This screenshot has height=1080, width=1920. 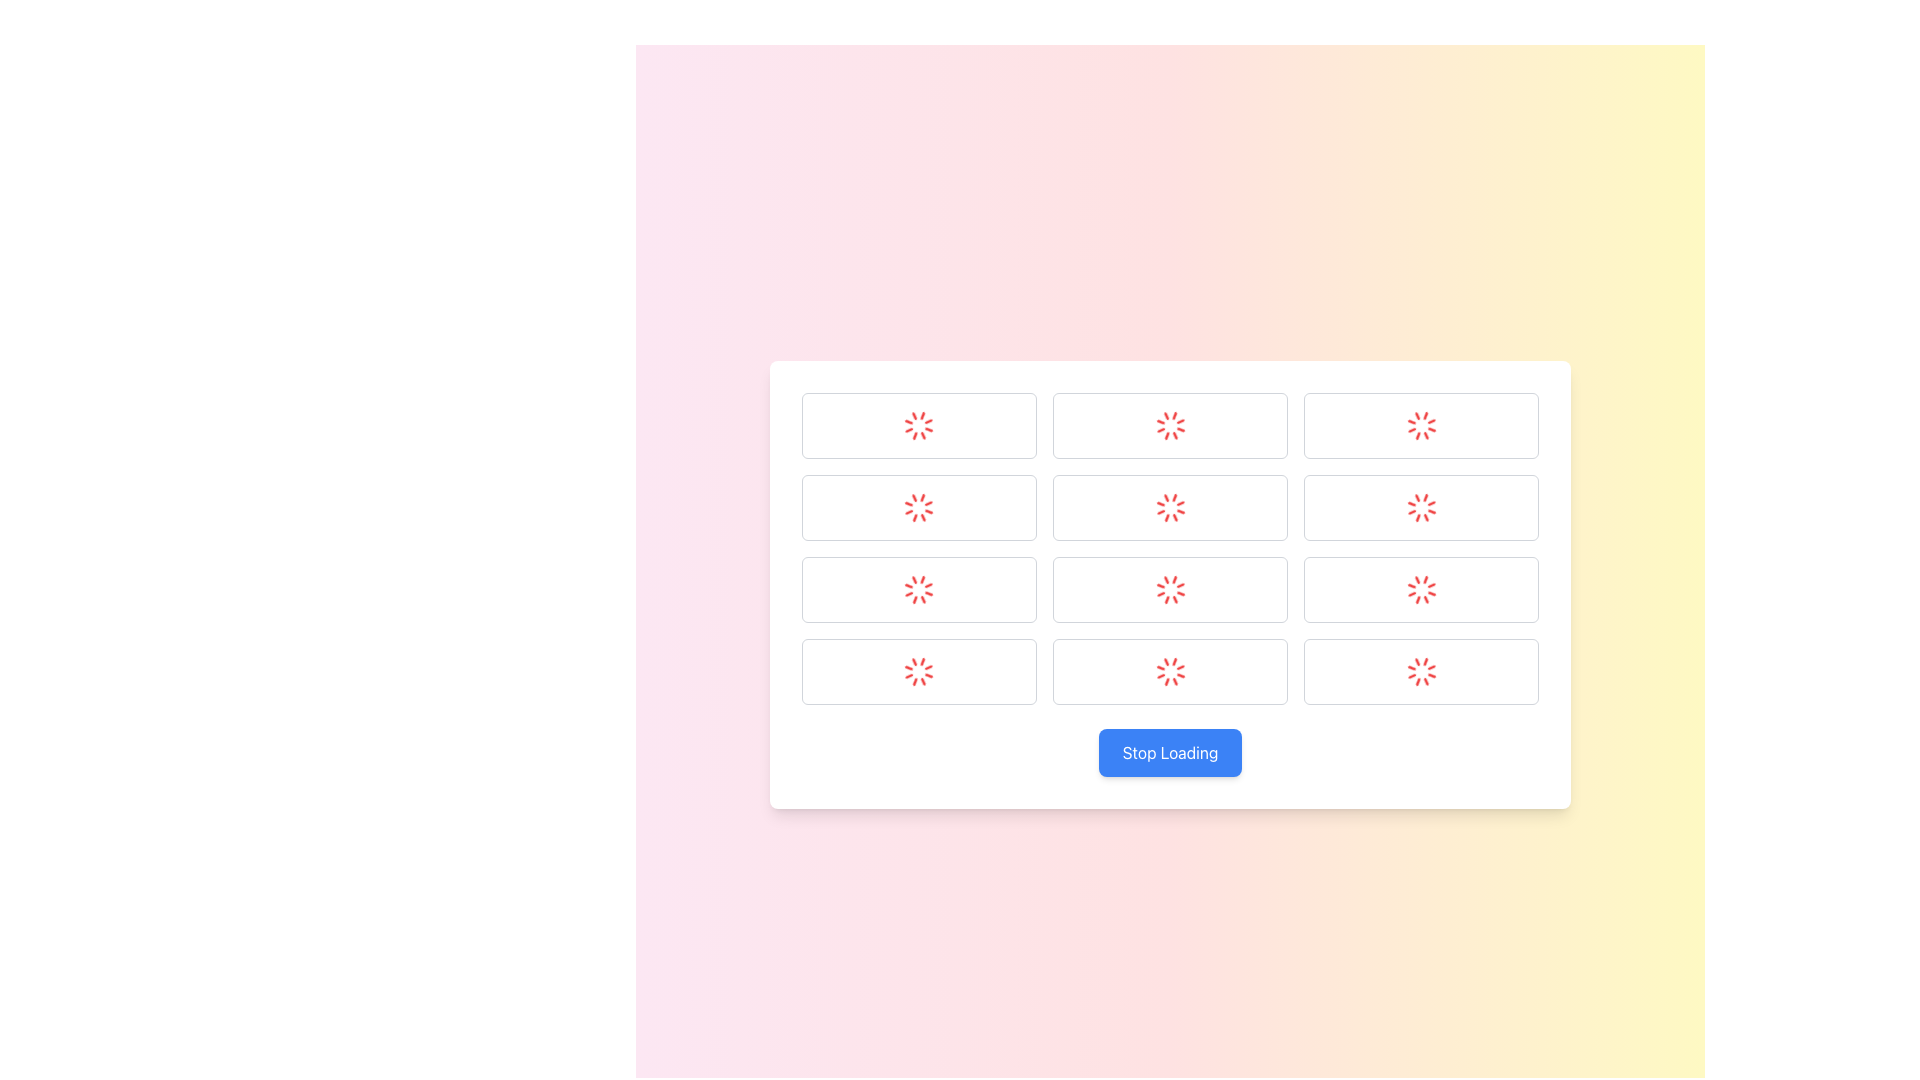 I want to click on the animation of the Animated Loader Icon, which is located centrally in the fifth row and third column of the grid layout, so click(x=1170, y=589).